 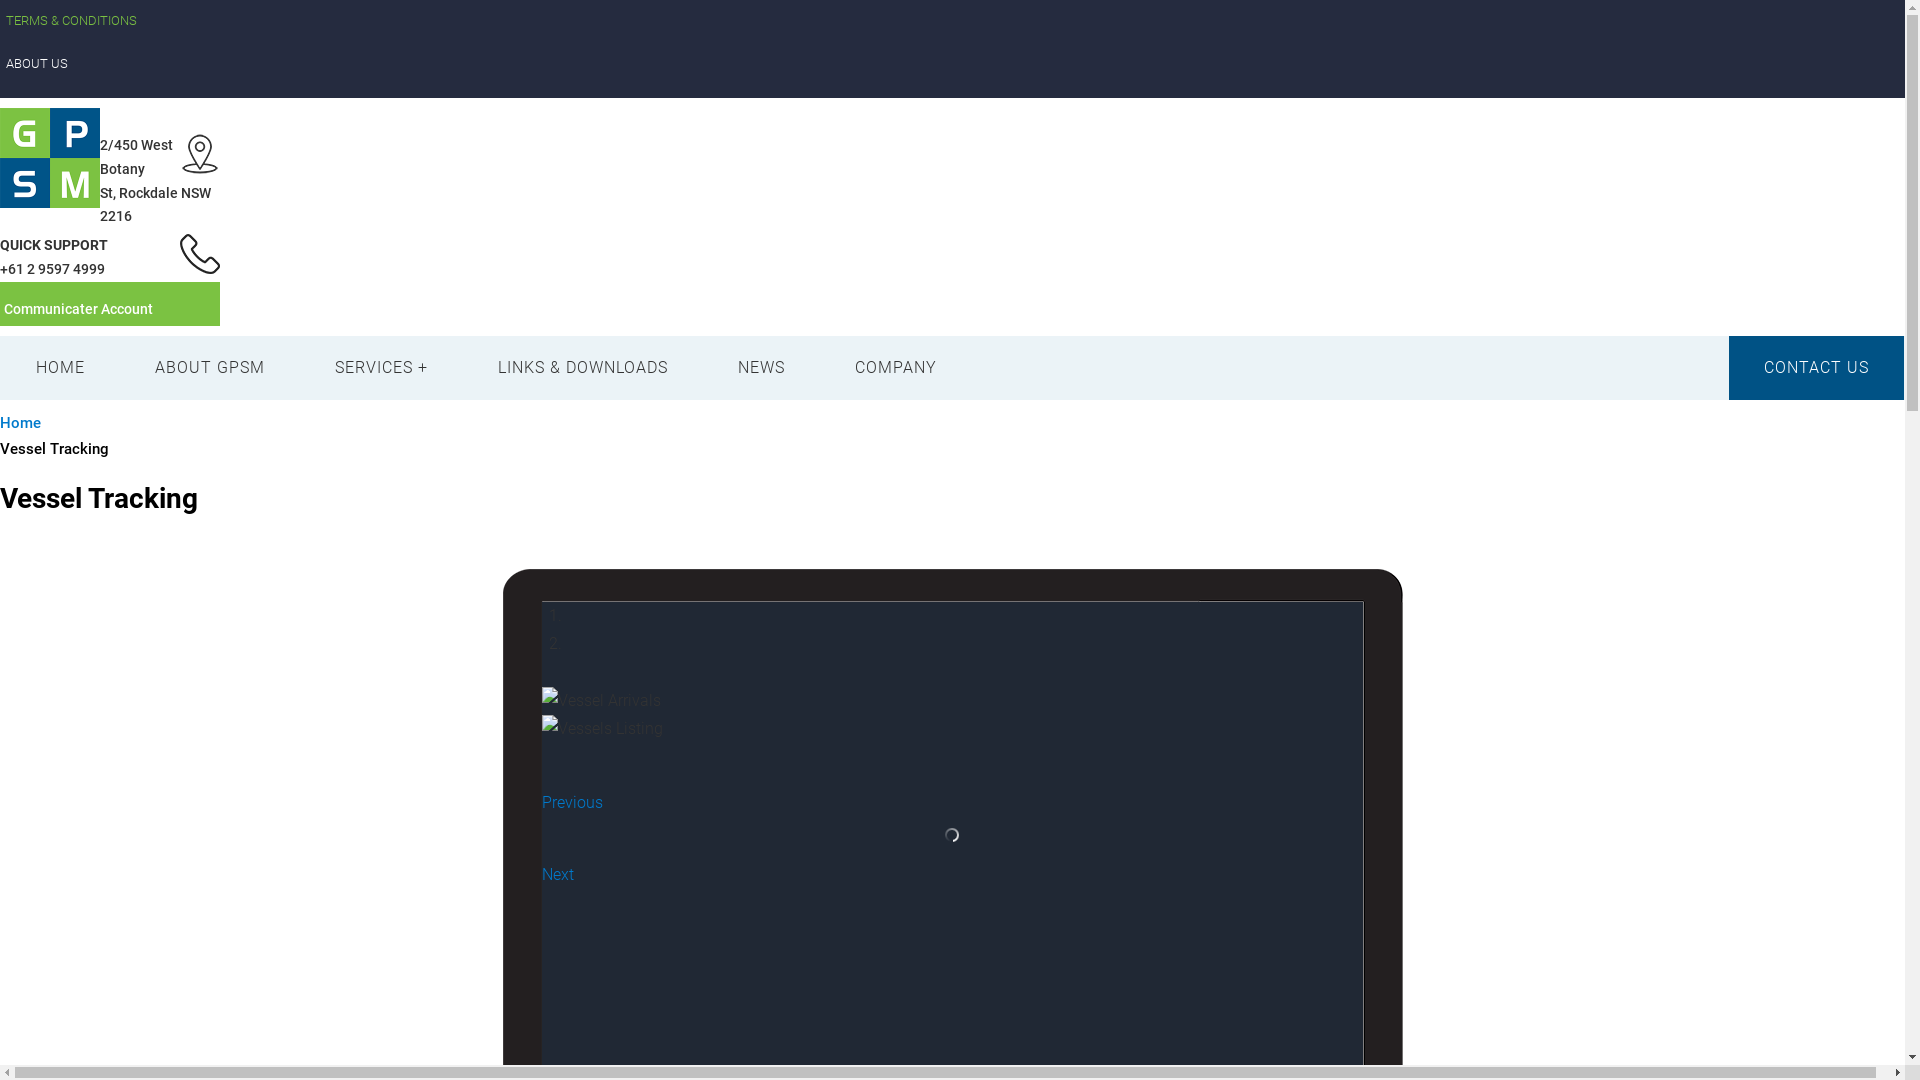 What do you see at coordinates (52, 268) in the screenshot?
I see `'+61 2 9597 4999'` at bounding box center [52, 268].